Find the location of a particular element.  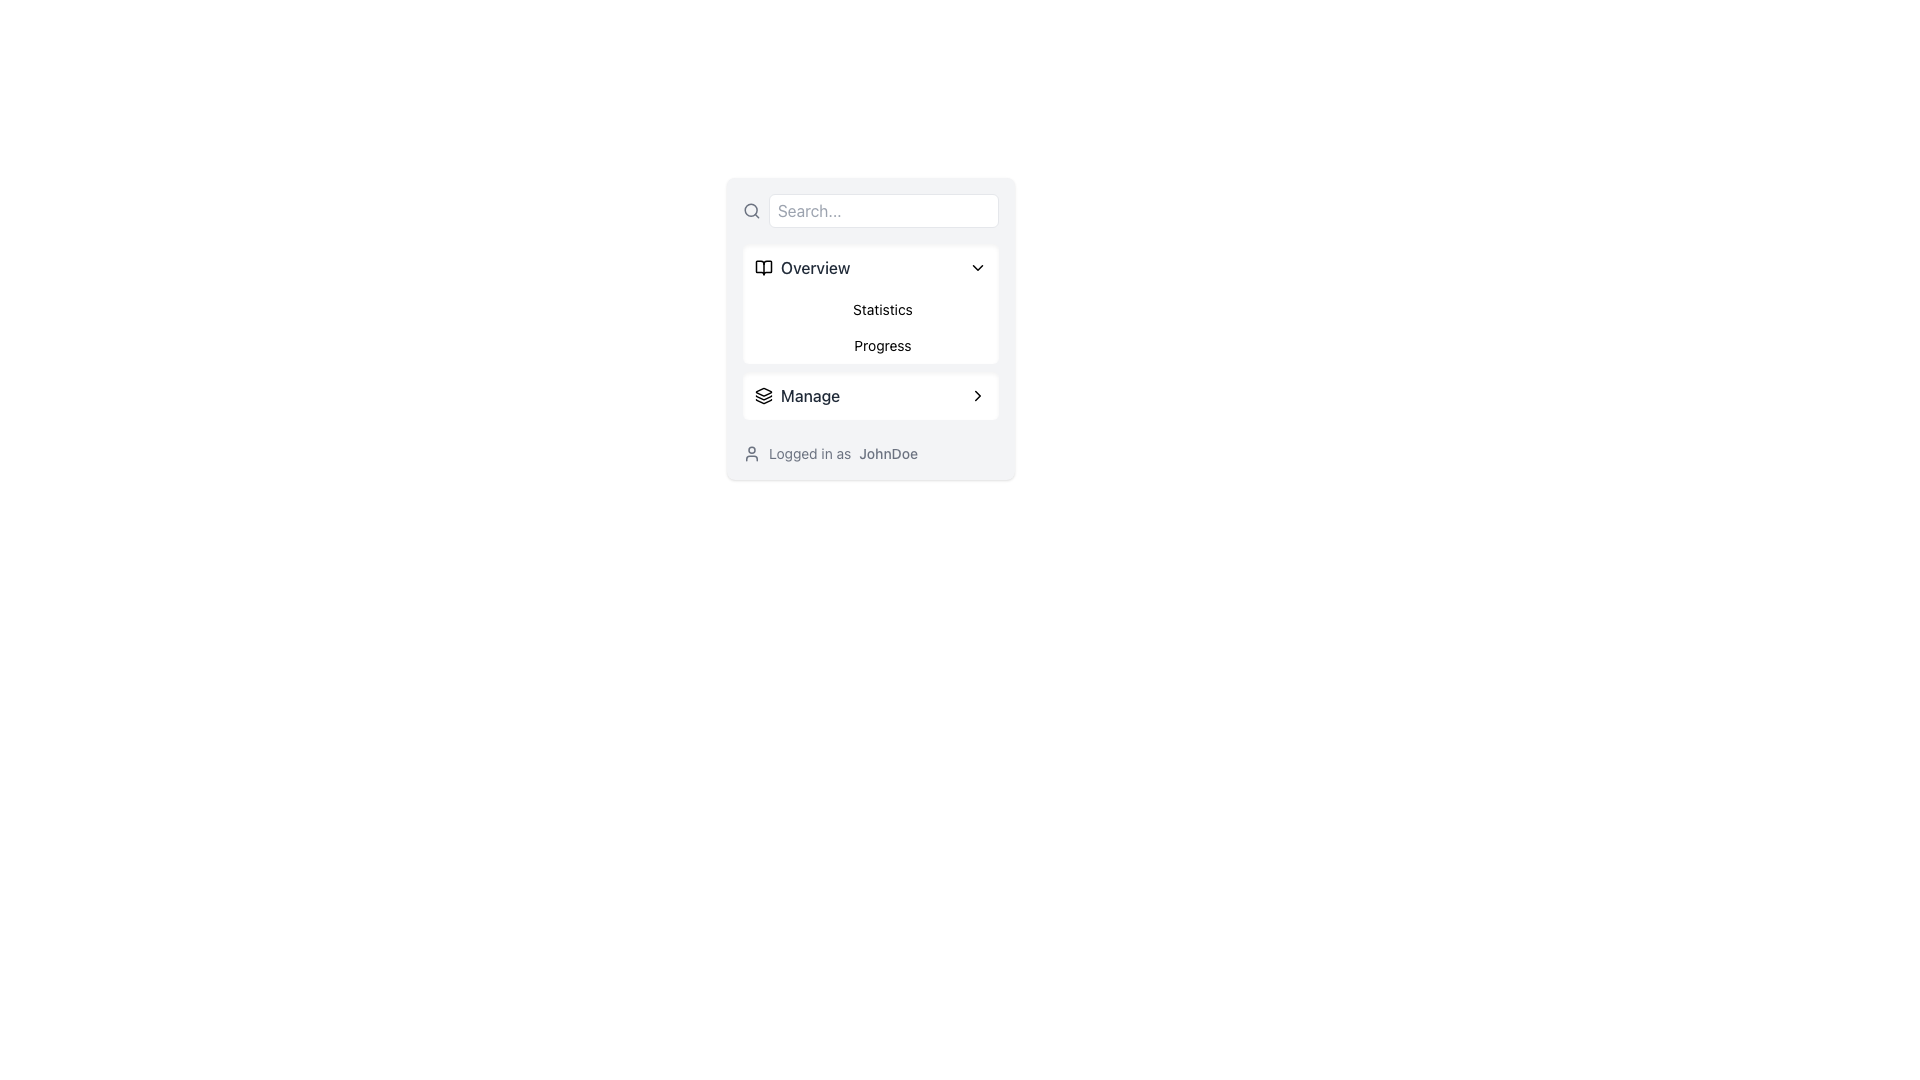

the 'Progress' link in the grouped list component located under the 'Overview' section is located at coordinates (870, 326).